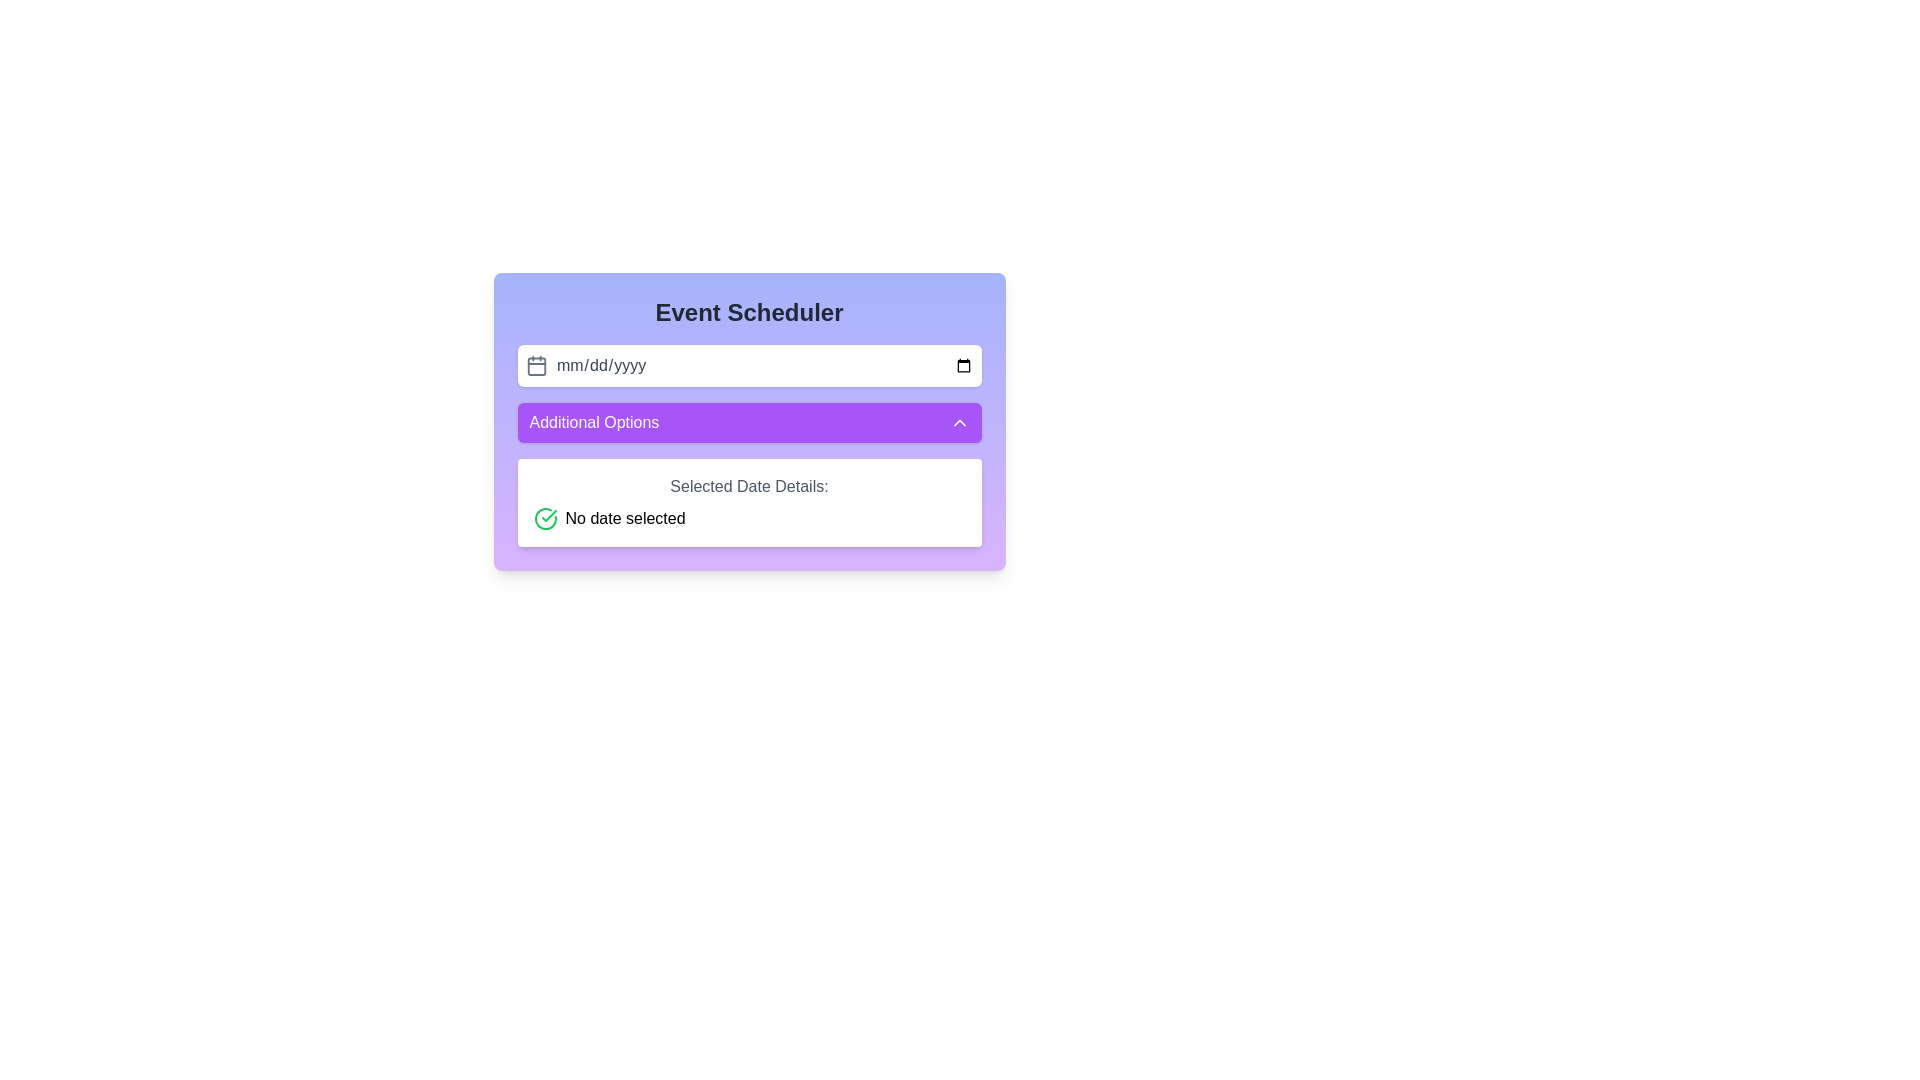 The height and width of the screenshot is (1080, 1920). I want to click on the purple button labeled 'Additional Options' located below the date selection input field, so click(748, 422).